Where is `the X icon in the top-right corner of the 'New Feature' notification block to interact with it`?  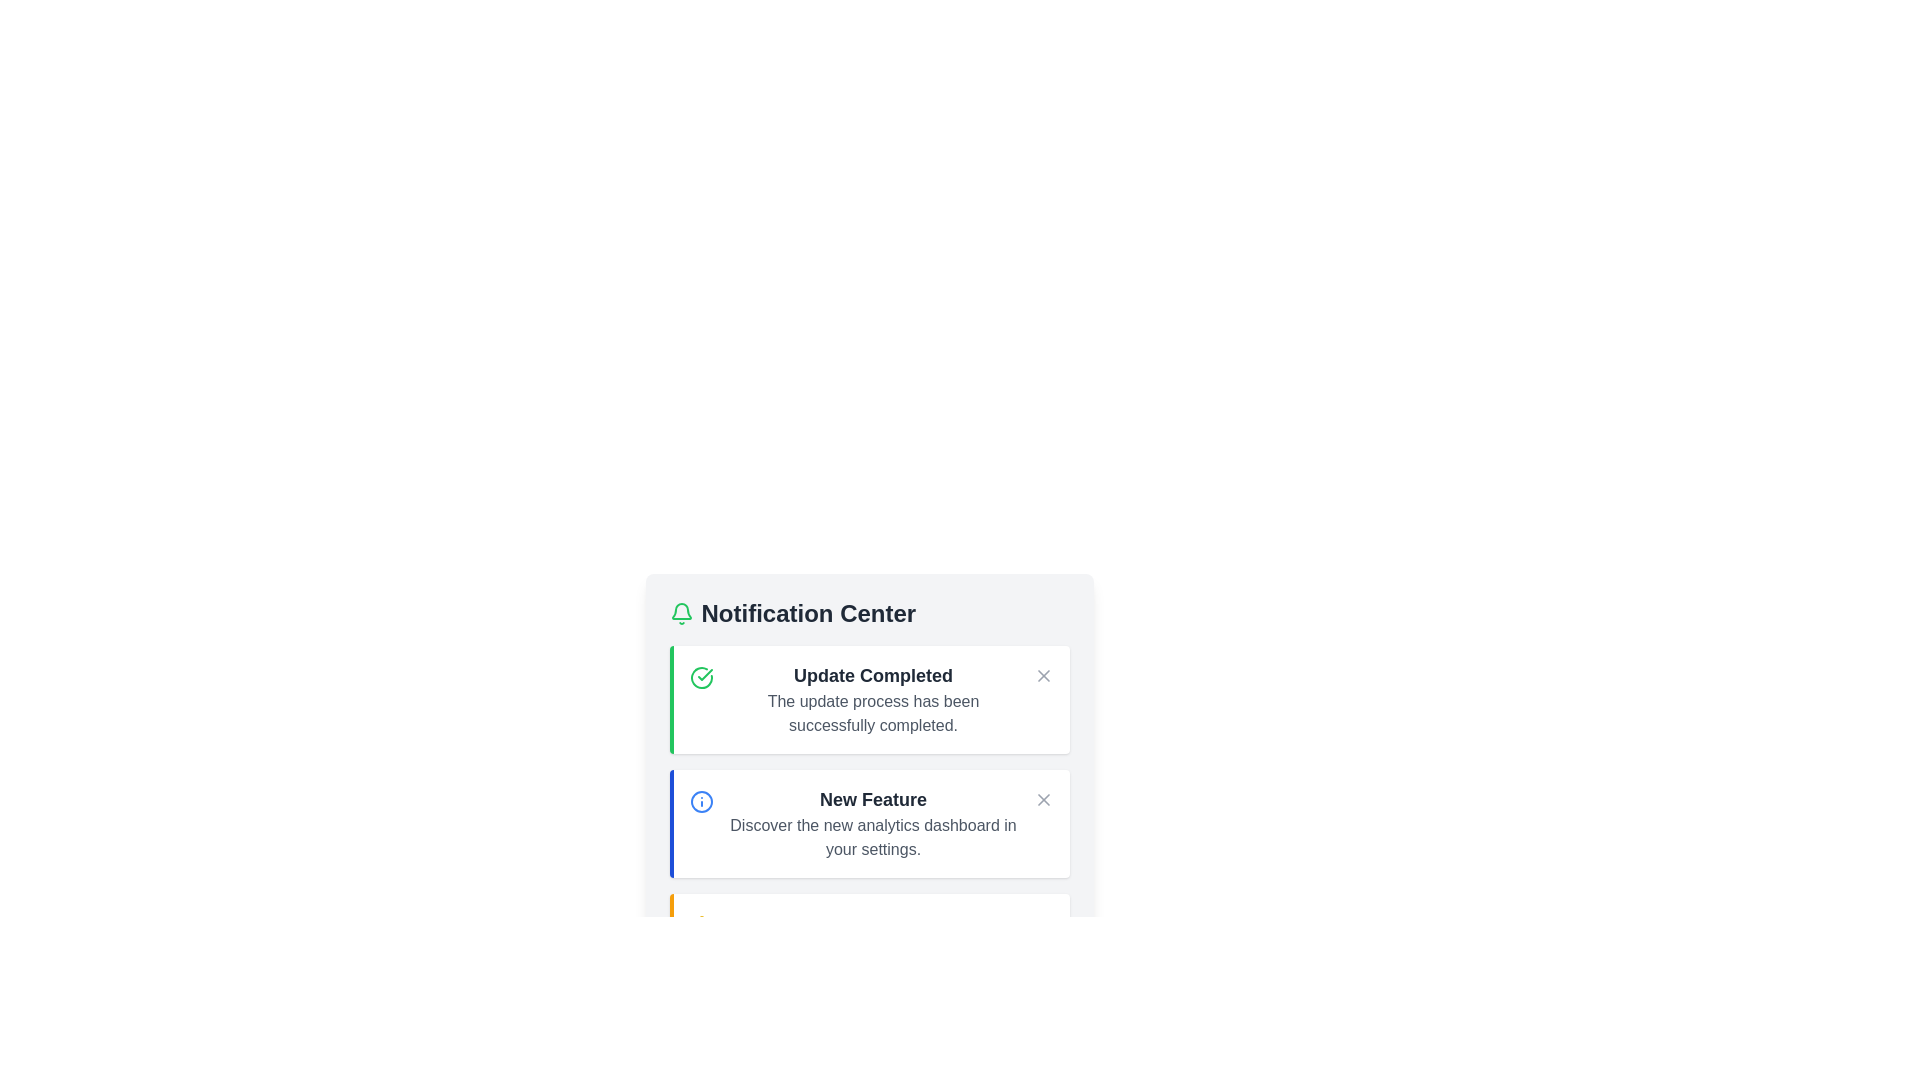
the X icon in the top-right corner of the 'New Feature' notification block to interact with it is located at coordinates (1042, 798).